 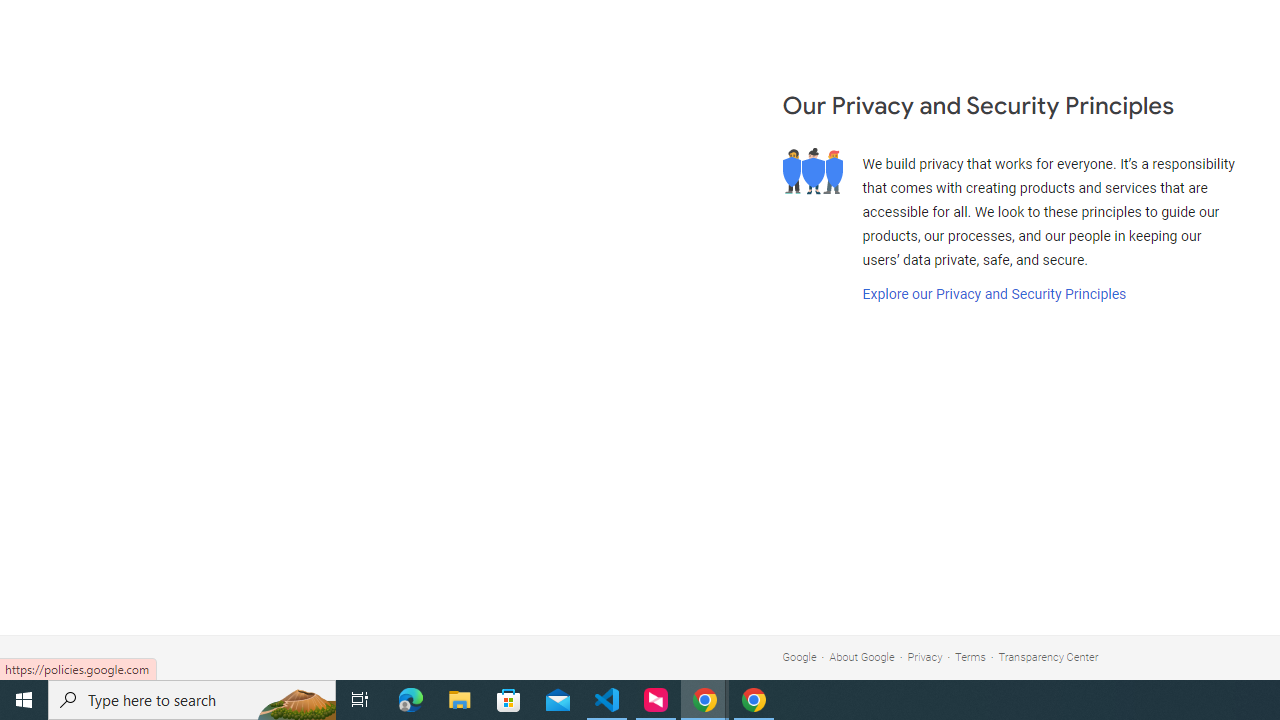 What do you see at coordinates (970, 657) in the screenshot?
I see `'Terms'` at bounding box center [970, 657].